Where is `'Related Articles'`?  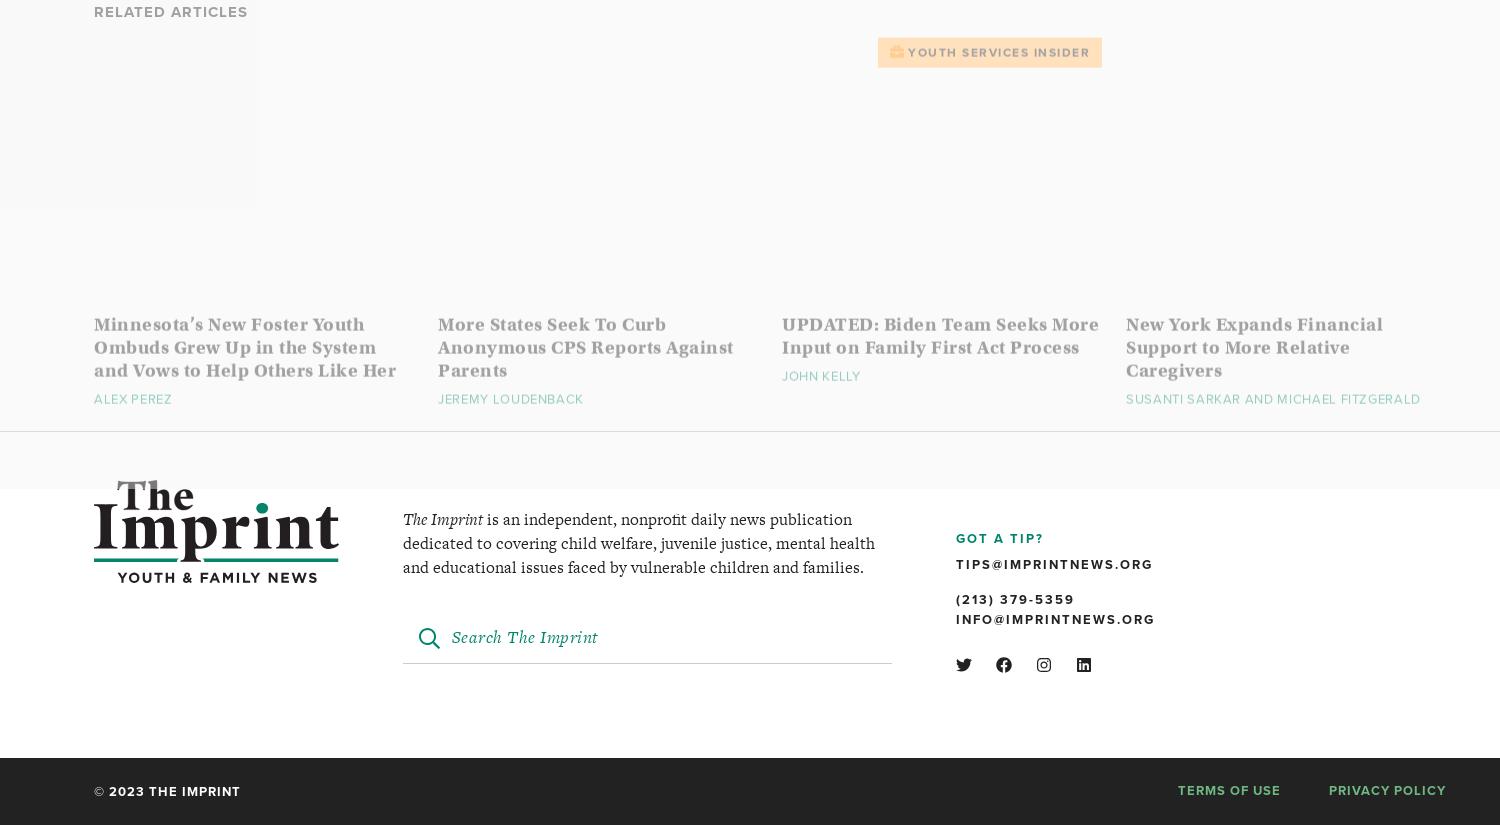 'Related Articles' is located at coordinates (93, 52).